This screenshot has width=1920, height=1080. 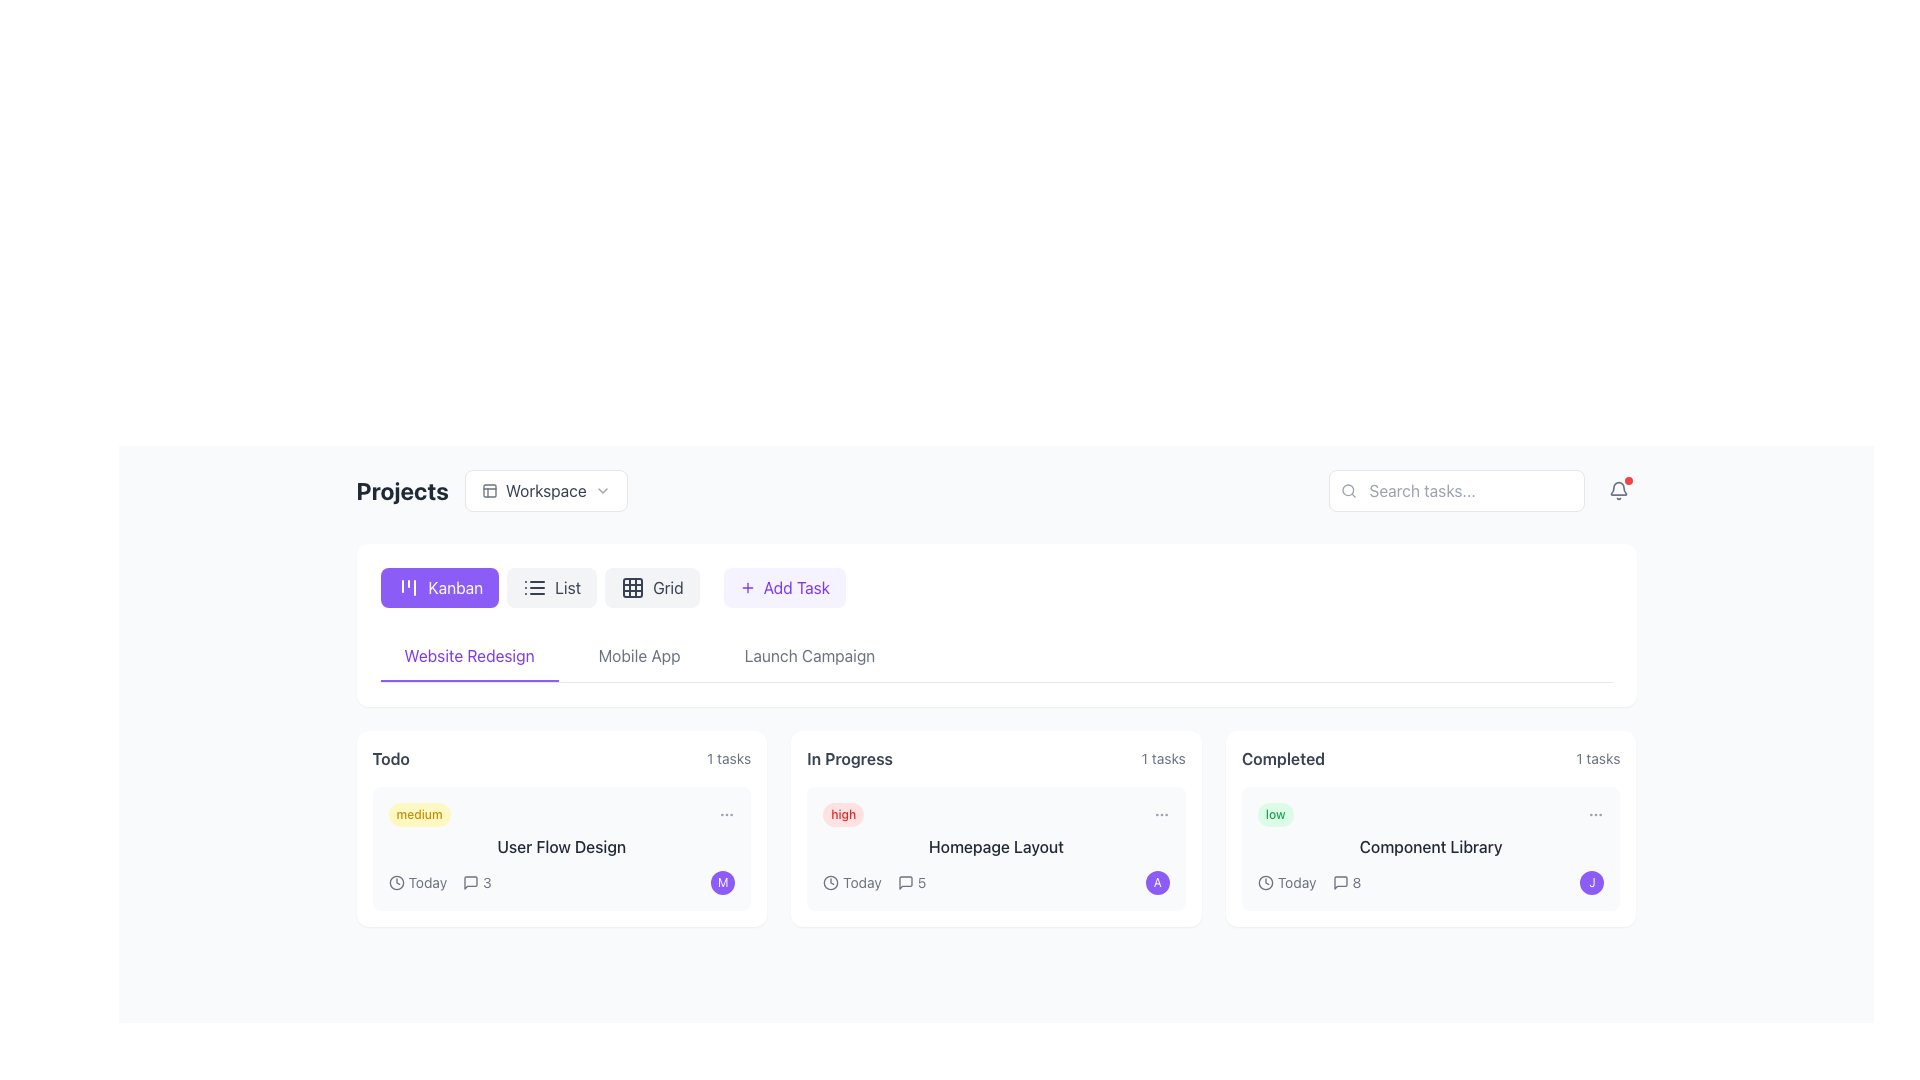 What do you see at coordinates (1264, 882) in the screenshot?
I see `the small clock icon with a circular design located to the left of the text 'Today' in the 'Completed' card` at bounding box center [1264, 882].